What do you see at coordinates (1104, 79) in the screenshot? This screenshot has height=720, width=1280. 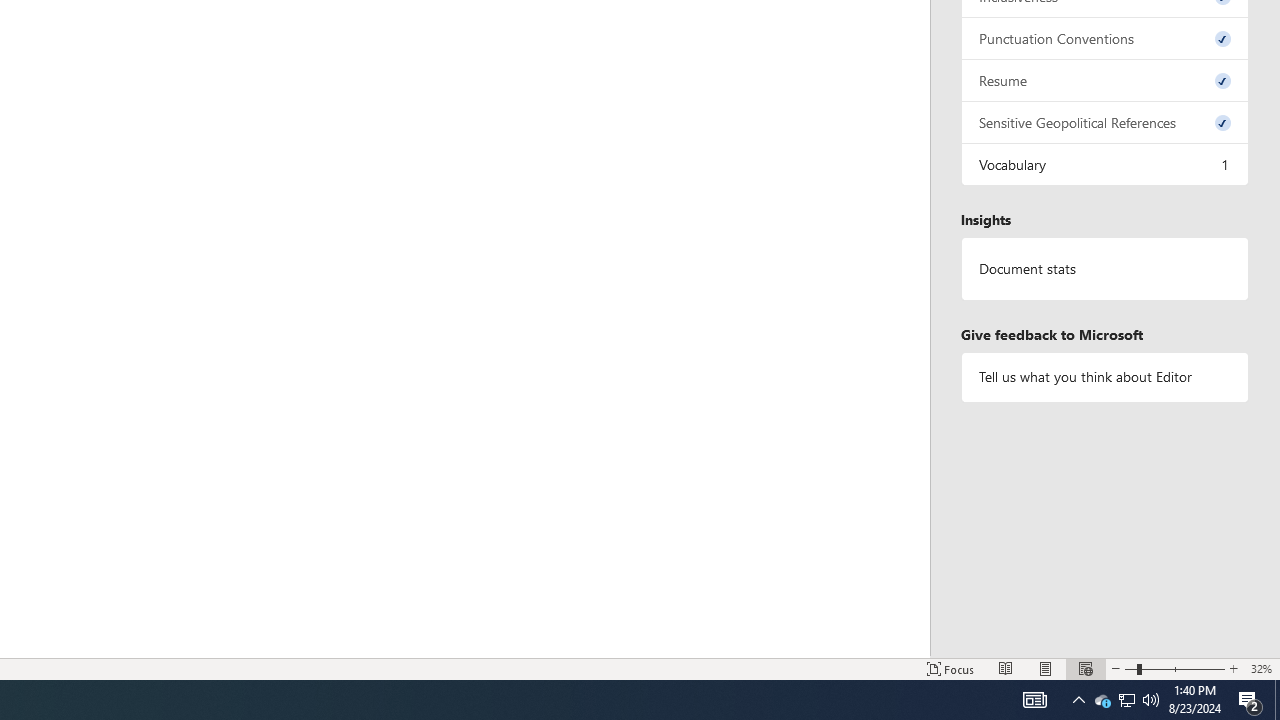 I see `'Resume, 0 issues. Press space or enter to review items.'` at bounding box center [1104, 79].